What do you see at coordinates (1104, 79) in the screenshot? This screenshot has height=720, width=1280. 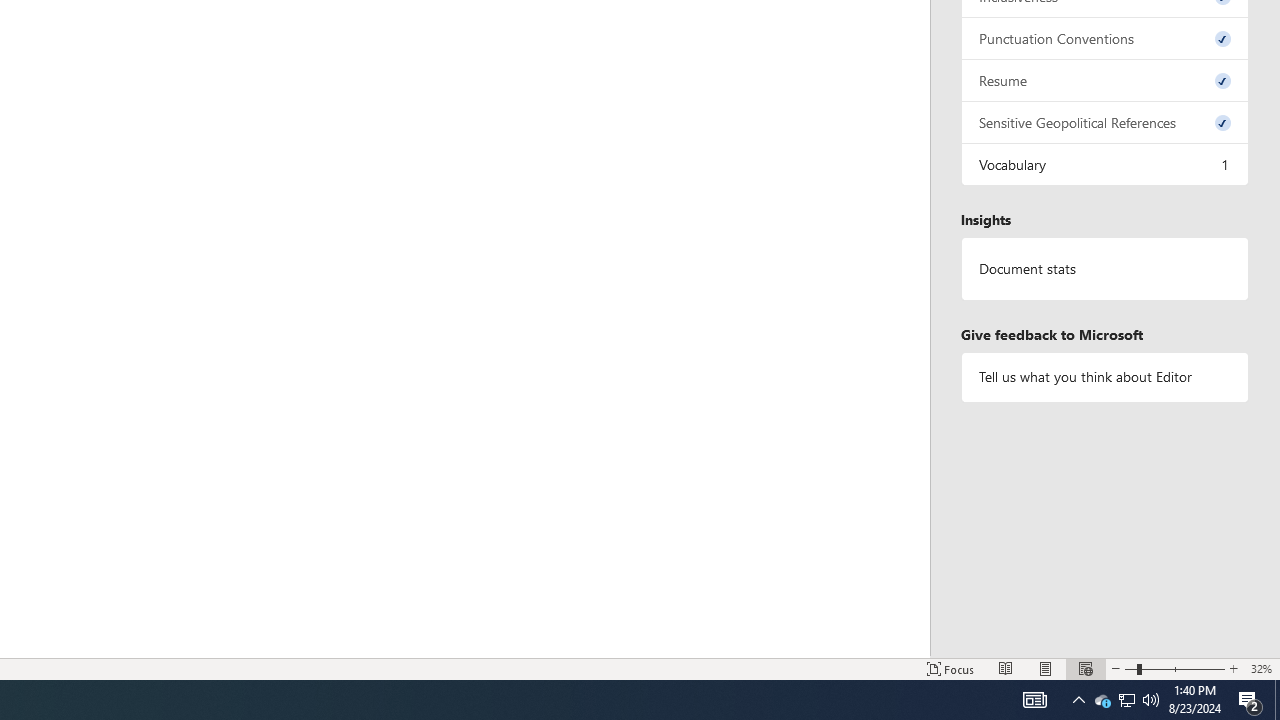 I see `'Resume, 0 issues. Press space or enter to review items.'` at bounding box center [1104, 79].